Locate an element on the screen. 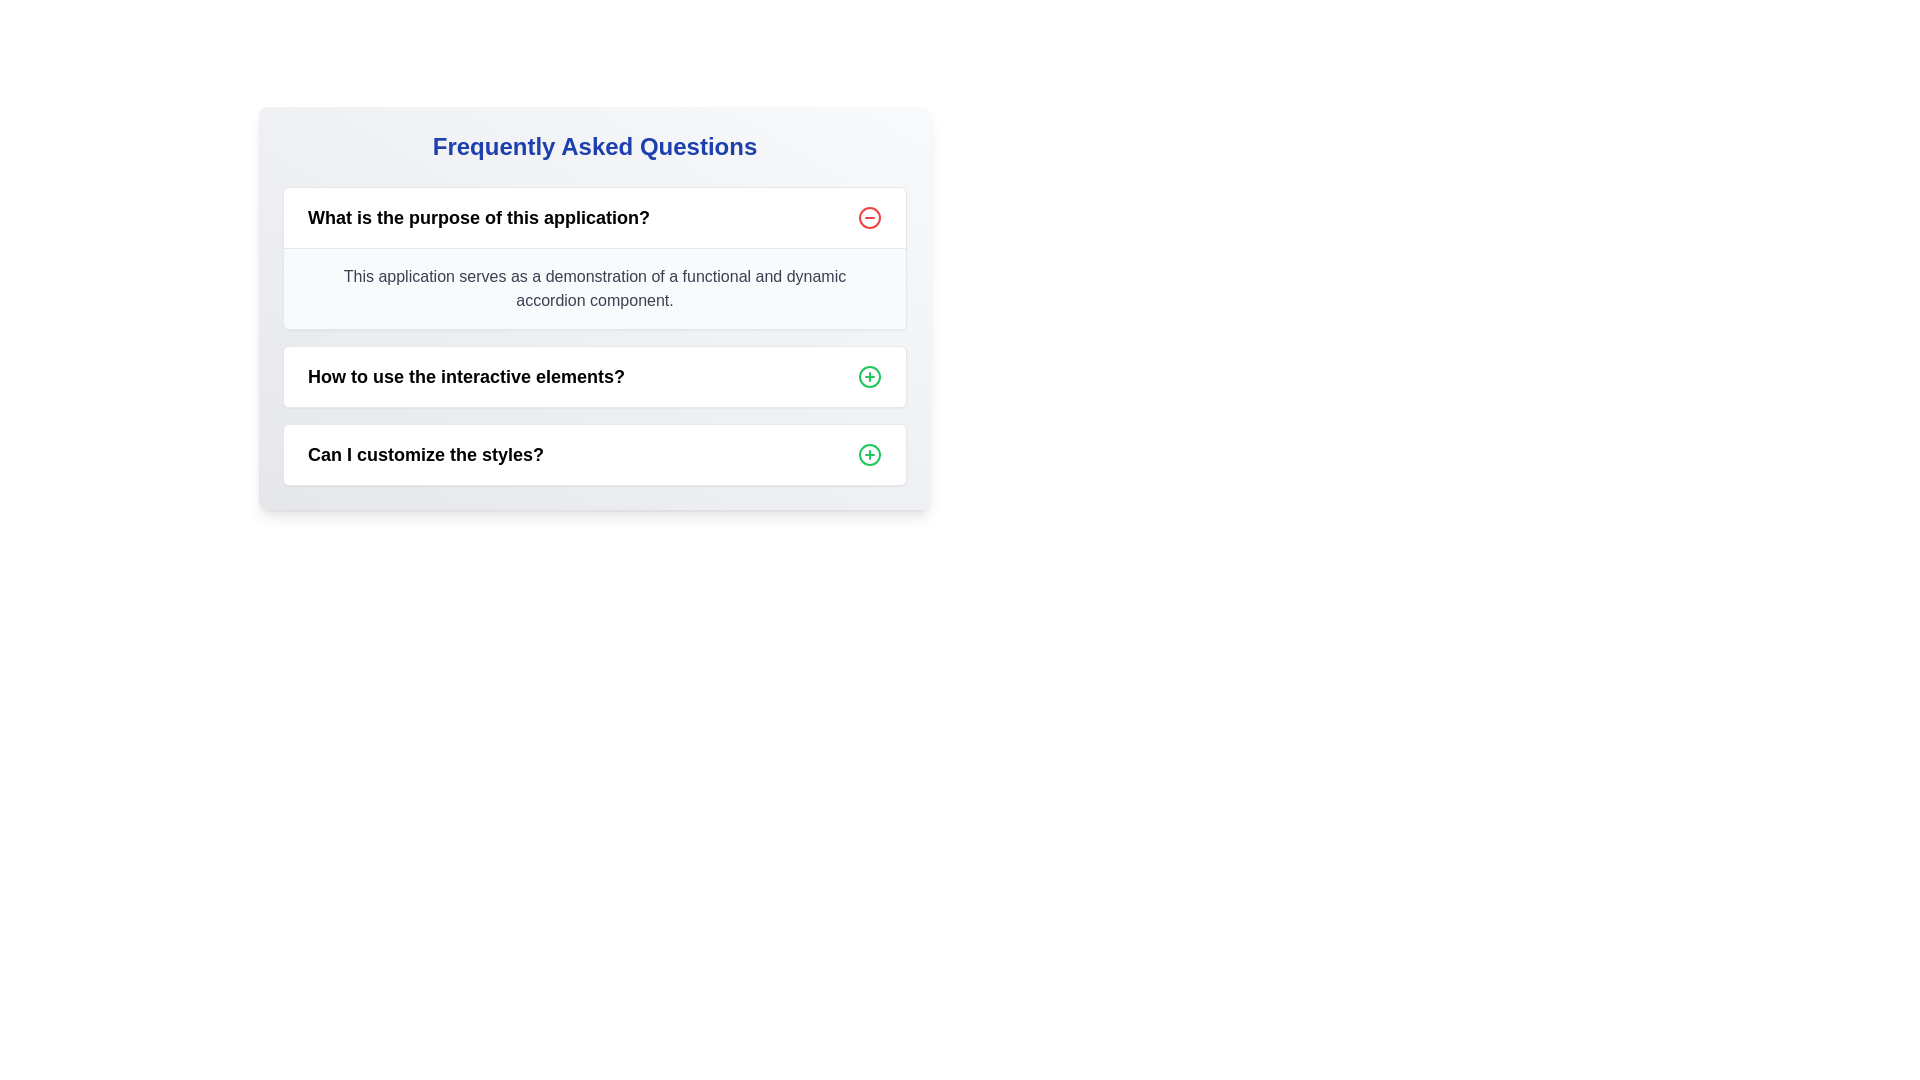 The width and height of the screenshot is (1920, 1080). the Title text element, which serves as the header for the section above the question items, located at the top of a visually distinct white box with rounded corners is located at coordinates (594, 145).